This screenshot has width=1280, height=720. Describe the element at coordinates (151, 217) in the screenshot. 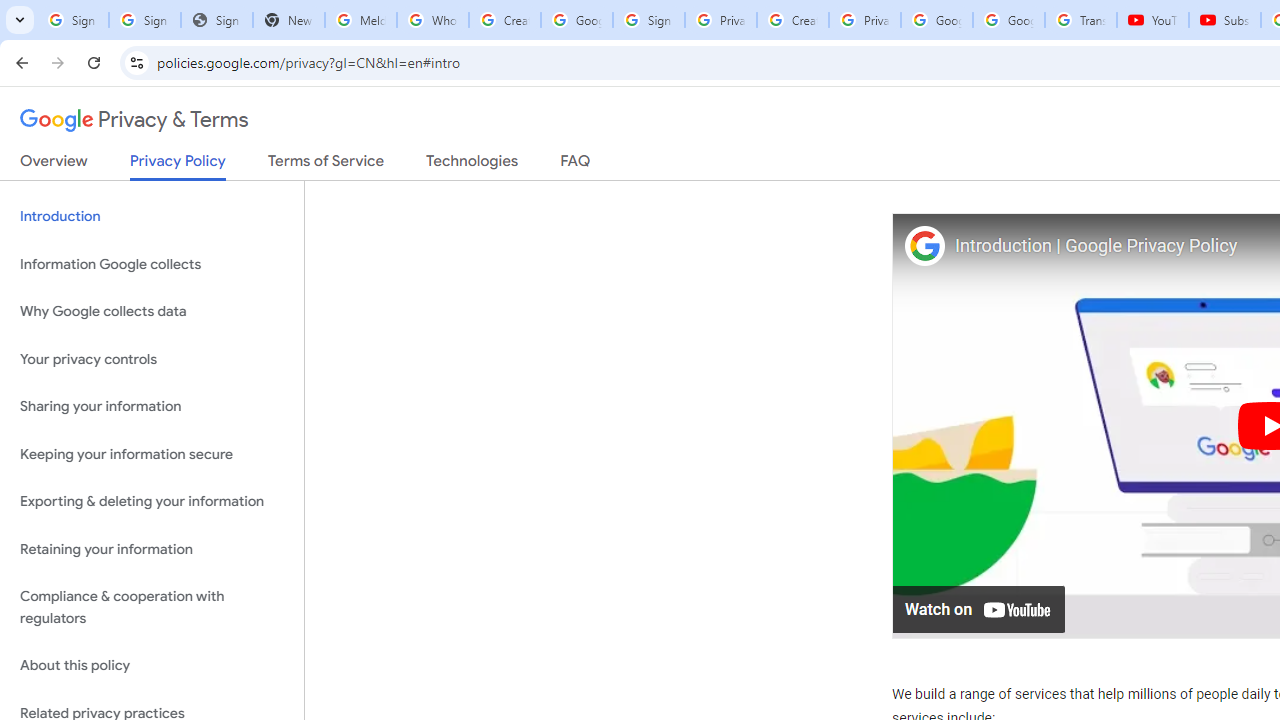

I see `'Introduction'` at that location.